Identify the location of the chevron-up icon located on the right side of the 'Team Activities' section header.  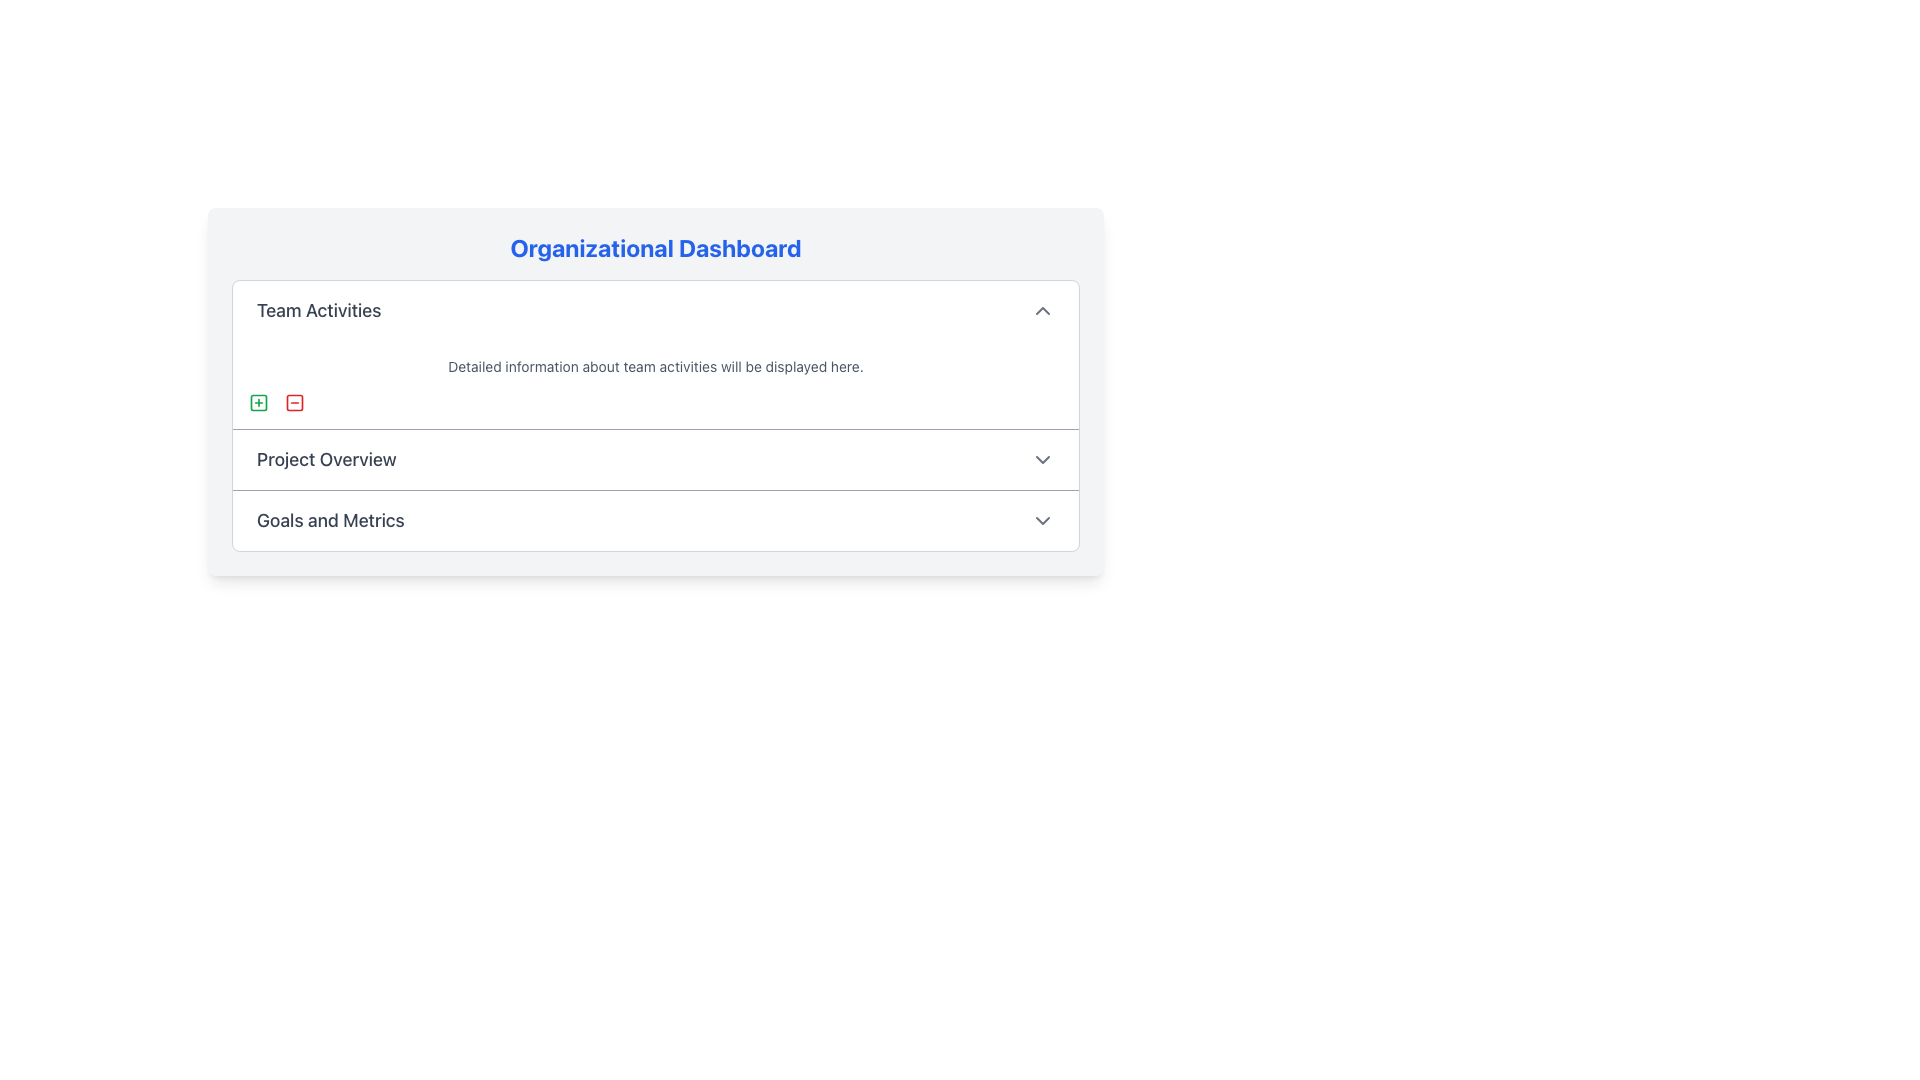
(1041, 311).